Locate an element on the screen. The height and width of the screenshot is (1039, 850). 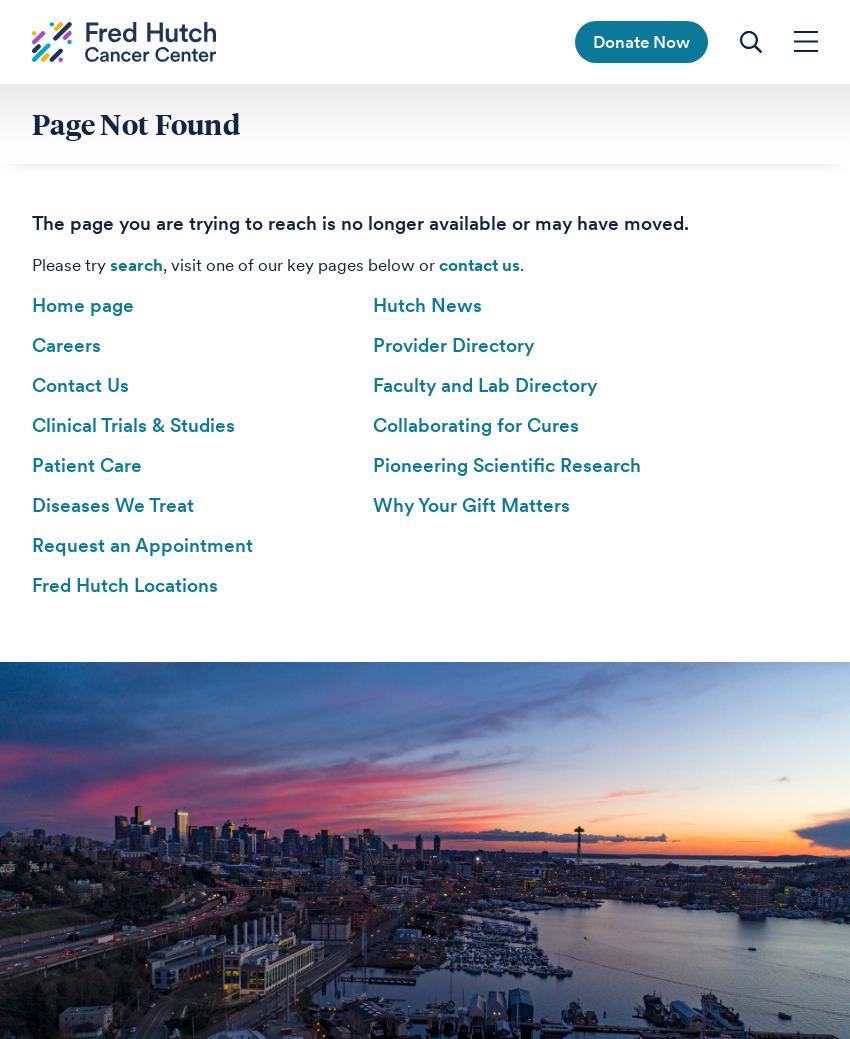
'The page you are trying to reach is no longer available or may have moved.' is located at coordinates (359, 223).